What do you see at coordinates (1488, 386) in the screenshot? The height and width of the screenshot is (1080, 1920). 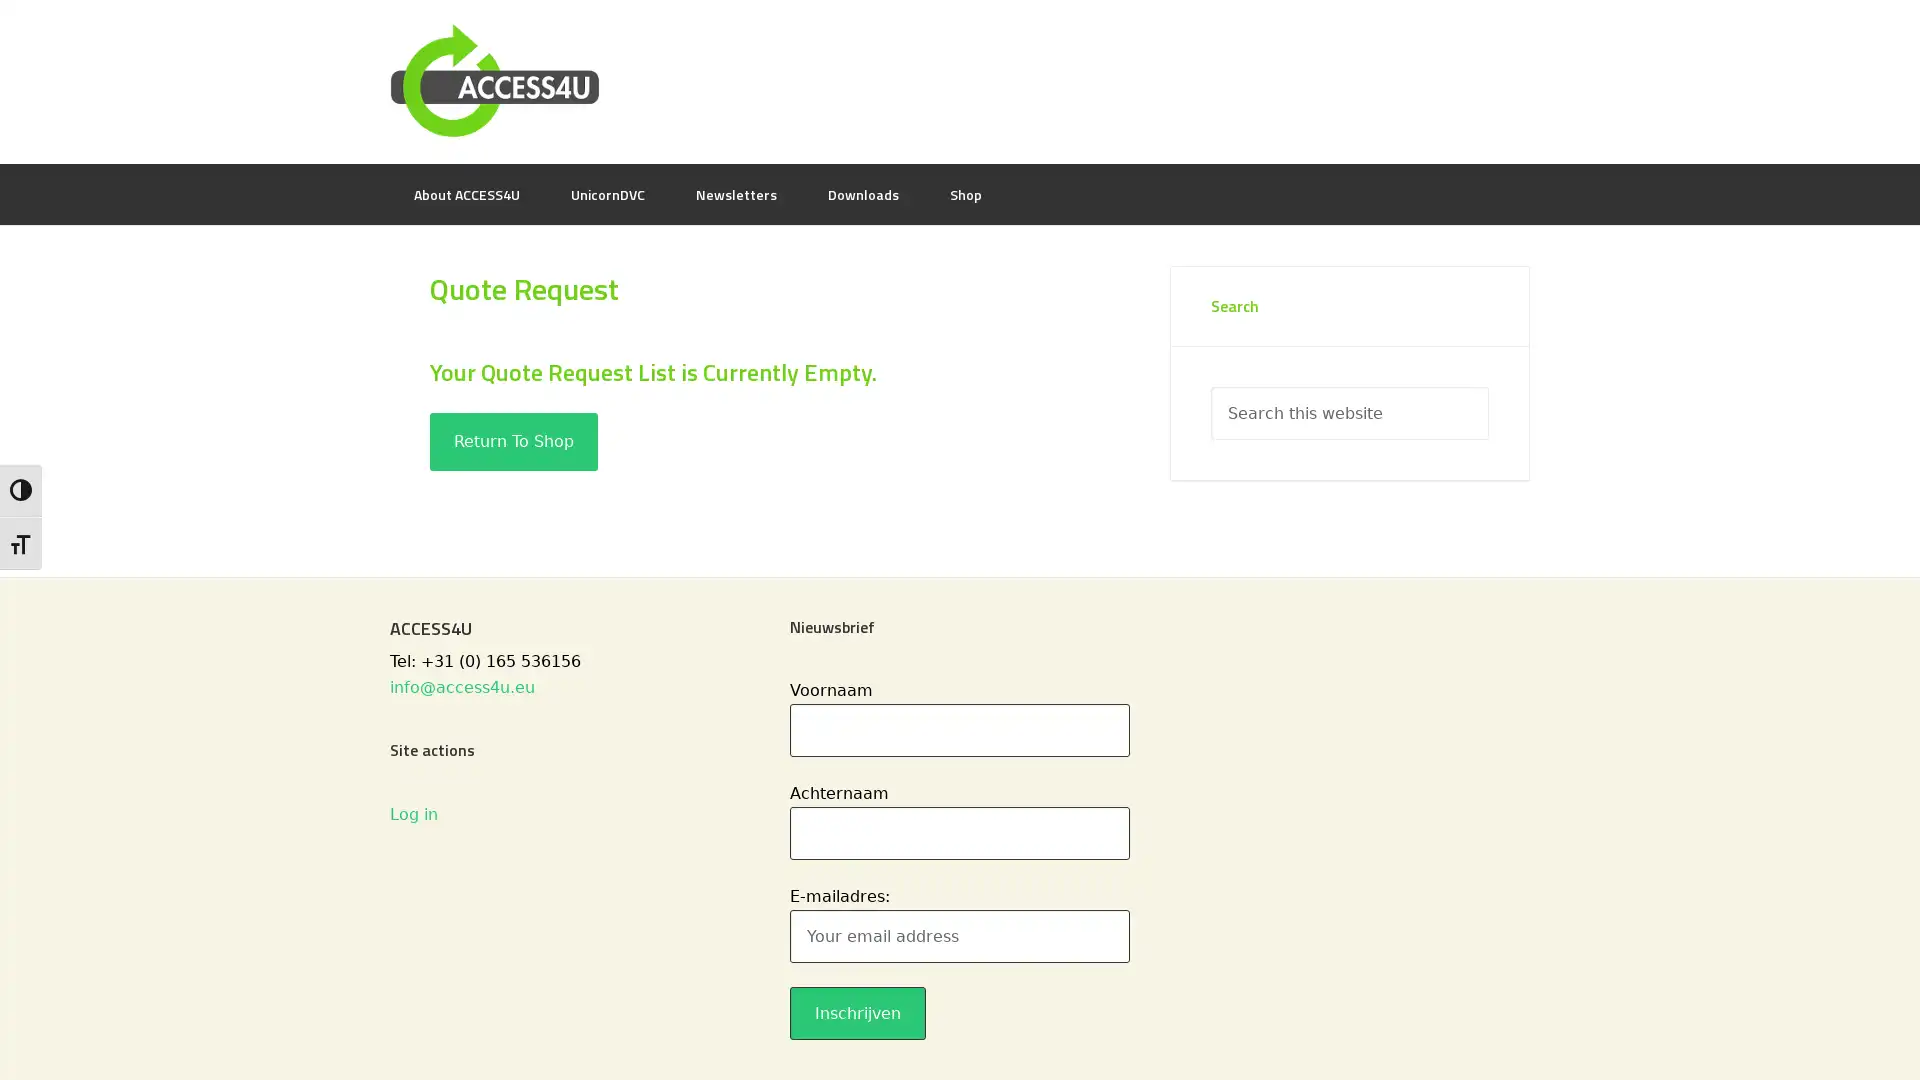 I see `Search` at bounding box center [1488, 386].